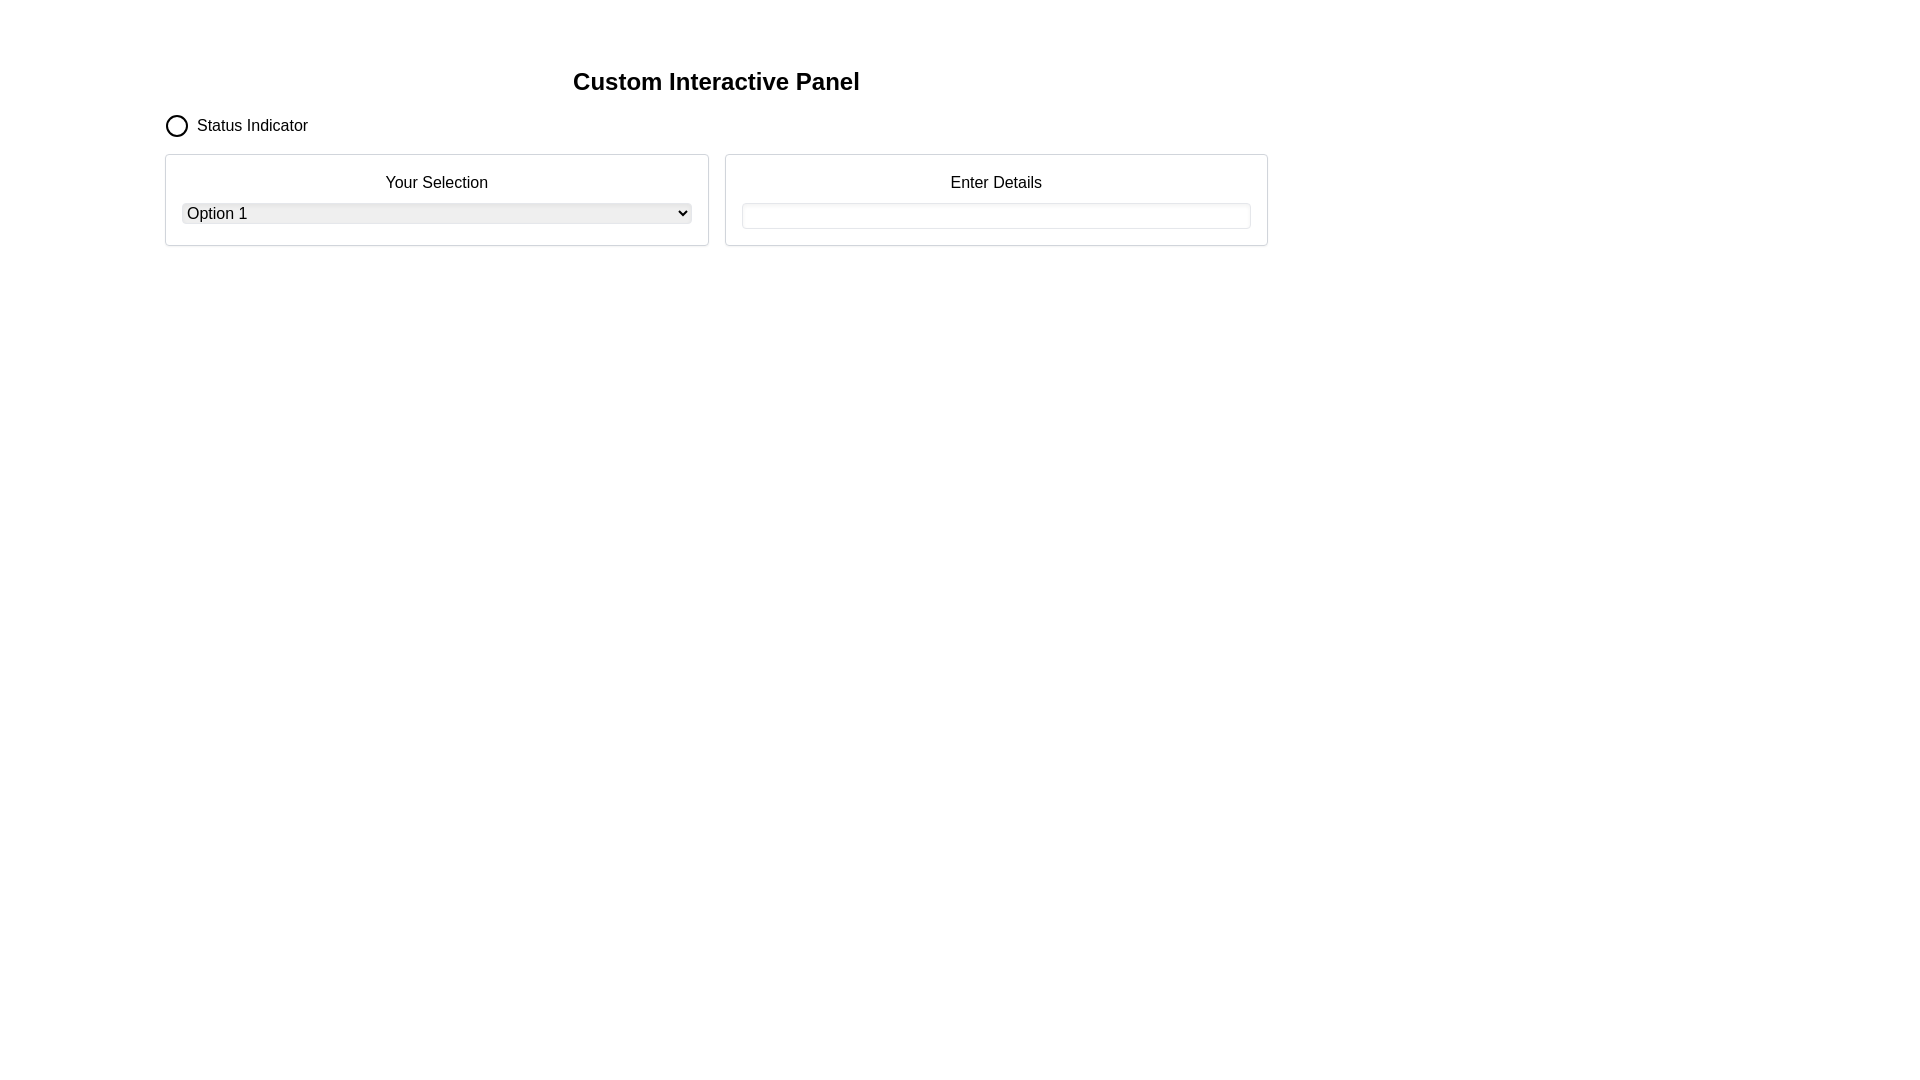 The height and width of the screenshot is (1080, 1920). What do you see at coordinates (996, 182) in the screenshot?
I see `the 'Enter Details' label, which is a bold, centrally aligned text element located in the top half of the panel, above an input field in the second section on the right of the form interface` at bounding box center [996, 182].